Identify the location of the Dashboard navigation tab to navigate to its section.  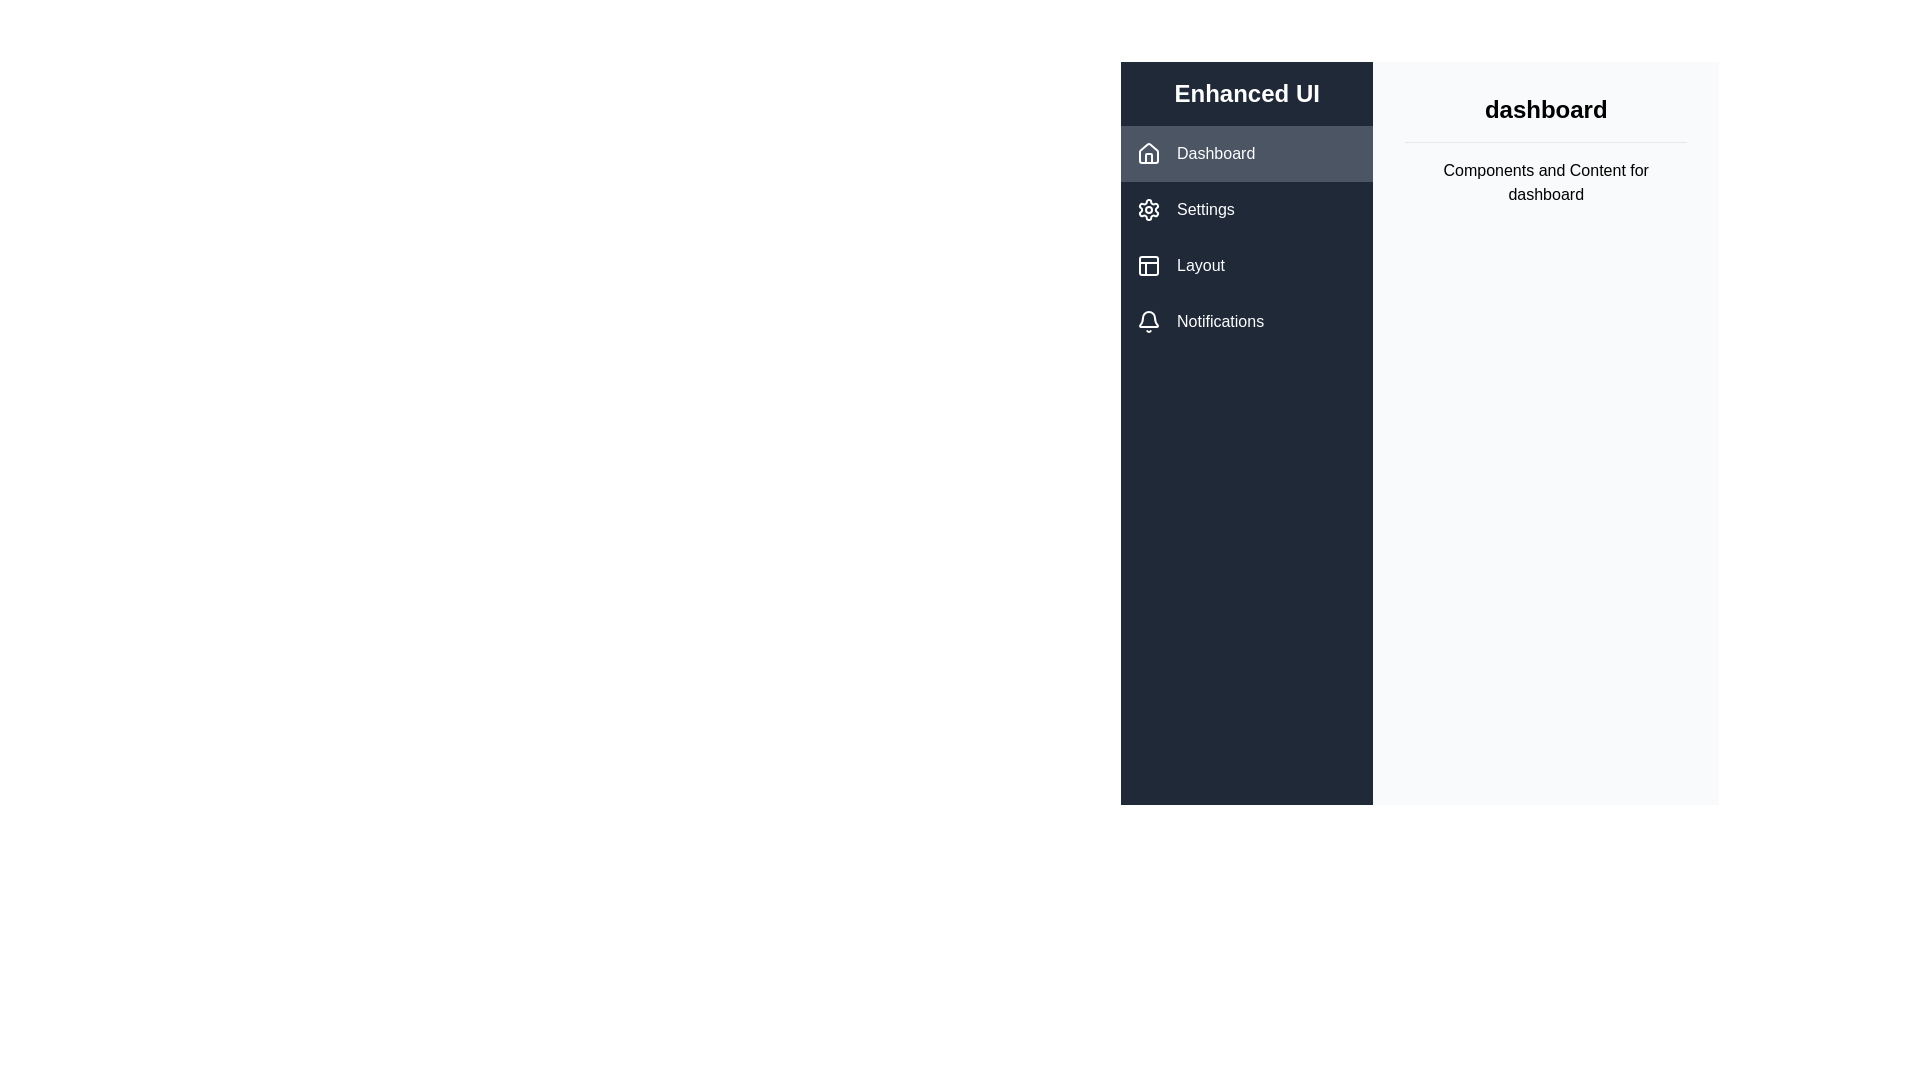
(1246, 153).